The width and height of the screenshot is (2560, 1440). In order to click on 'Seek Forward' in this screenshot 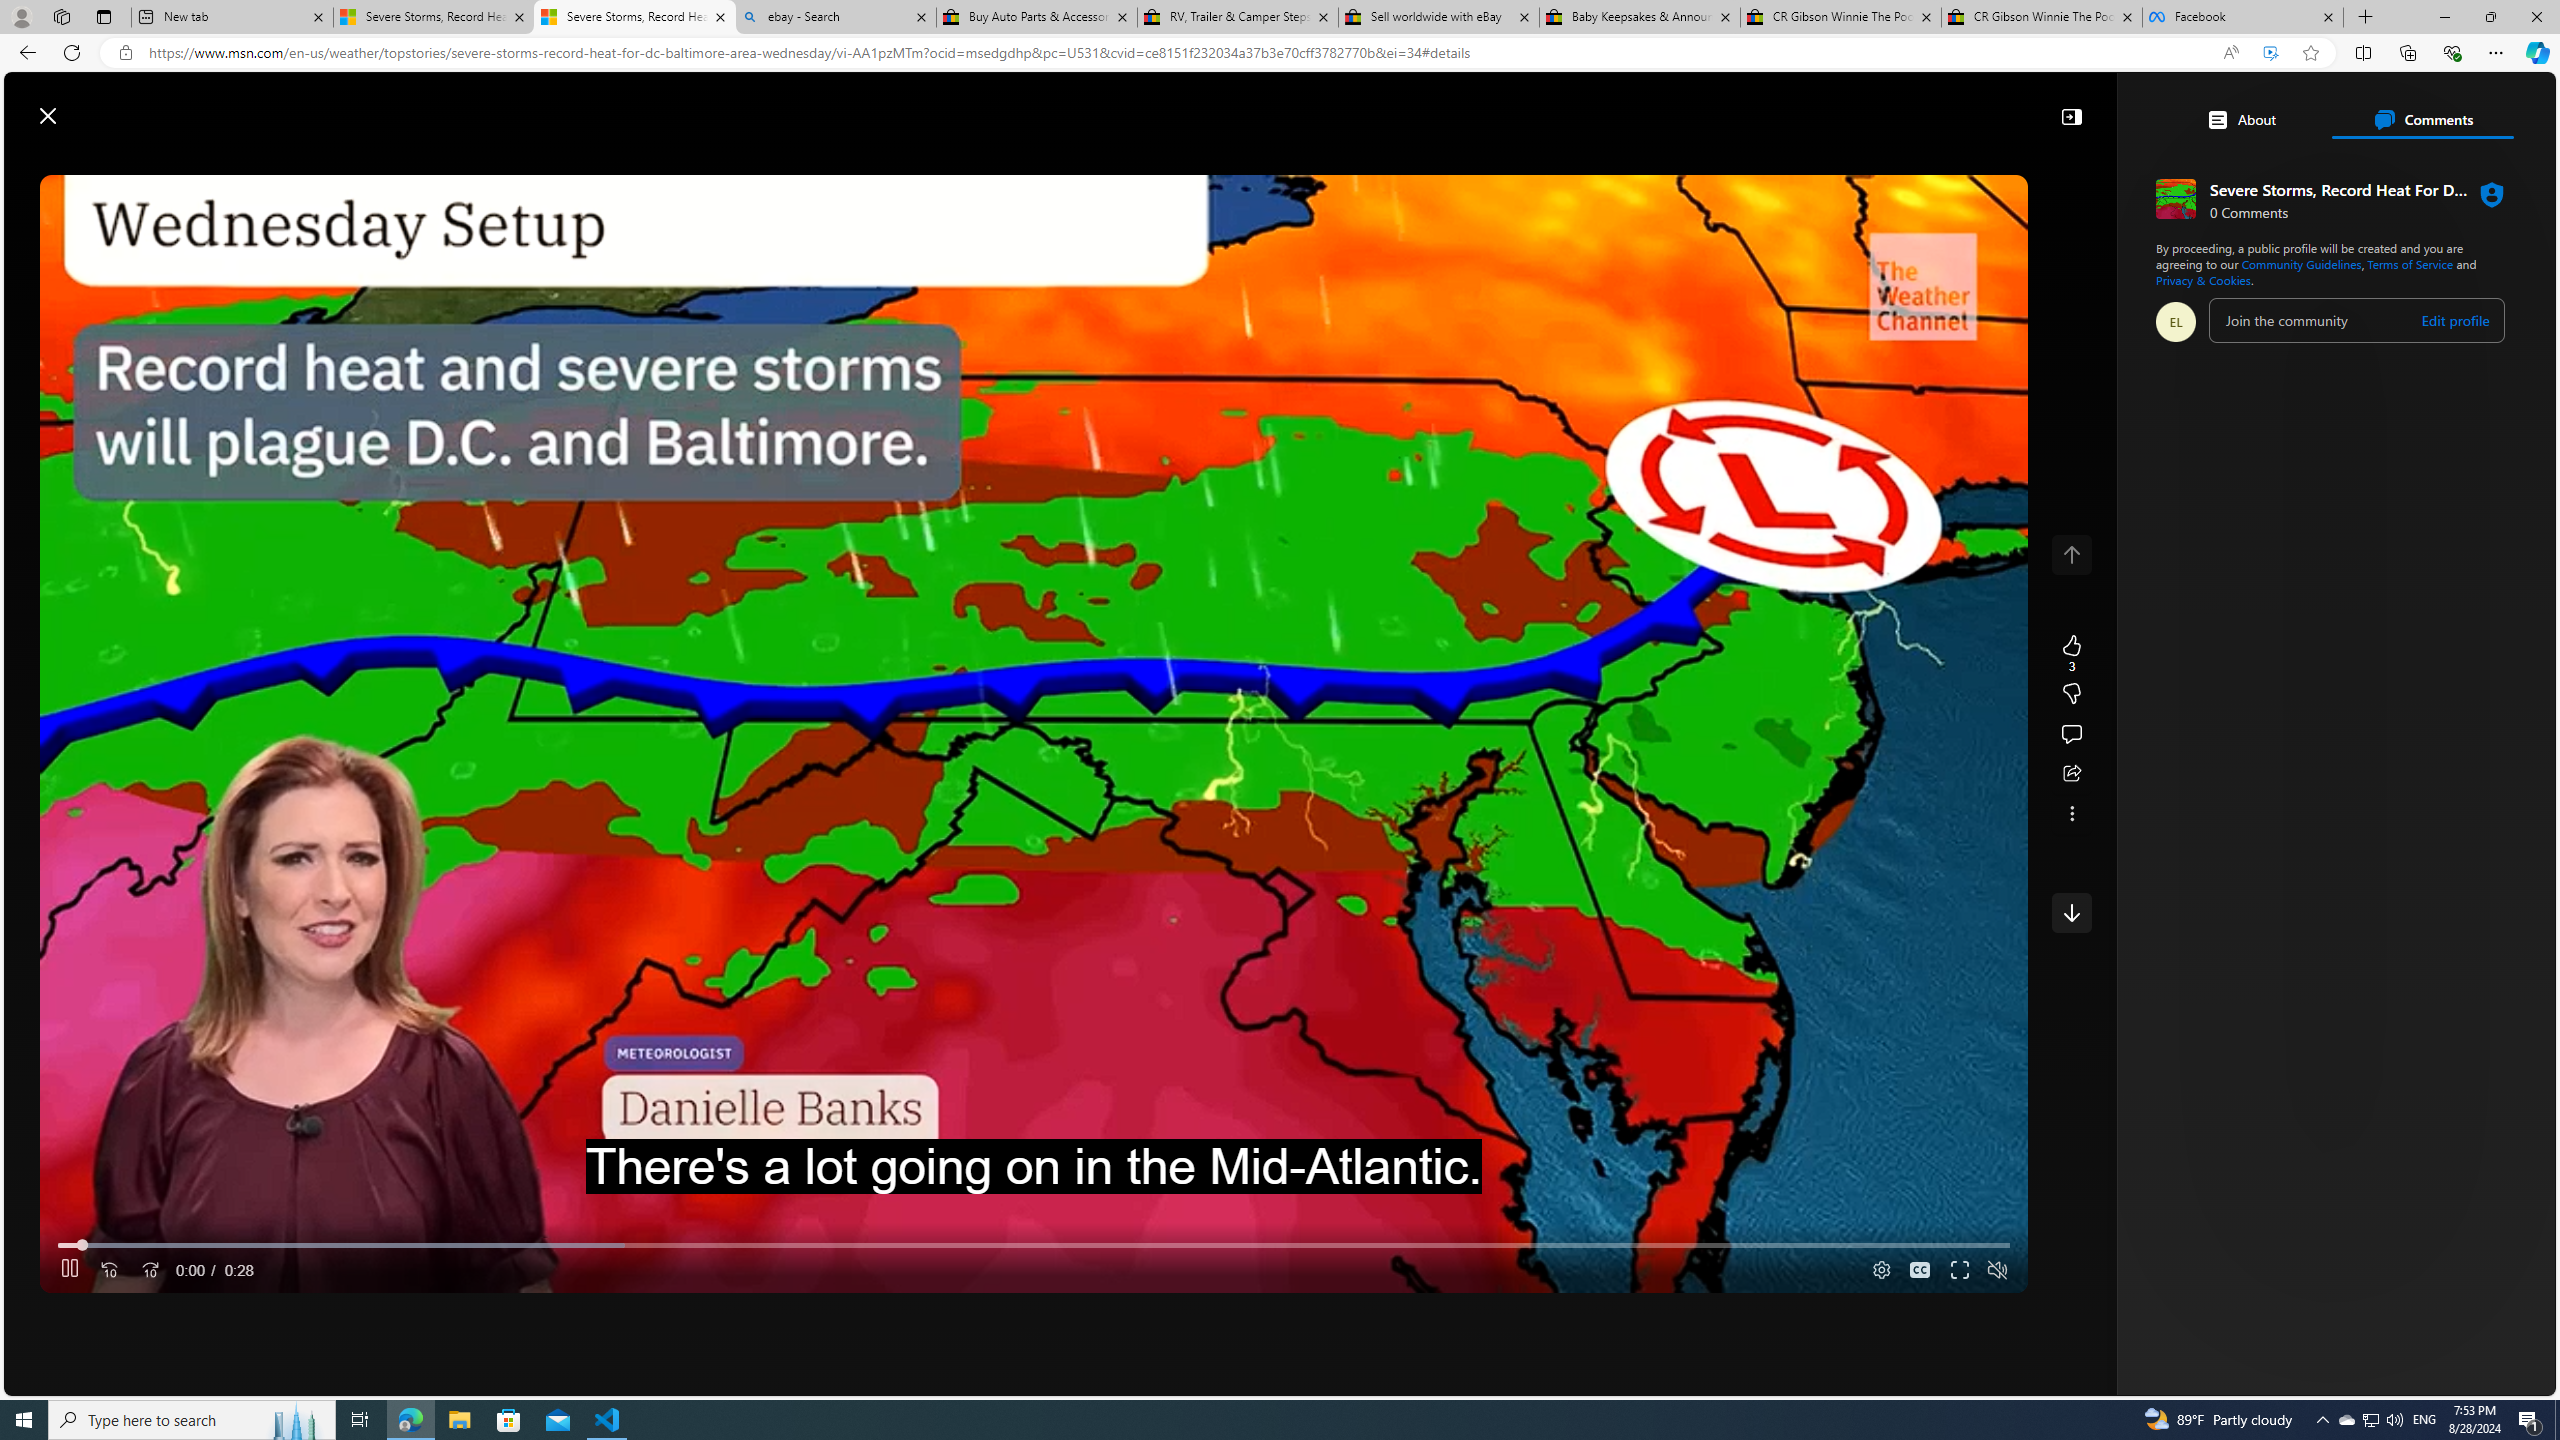, I will do `click(148, 1271)`.